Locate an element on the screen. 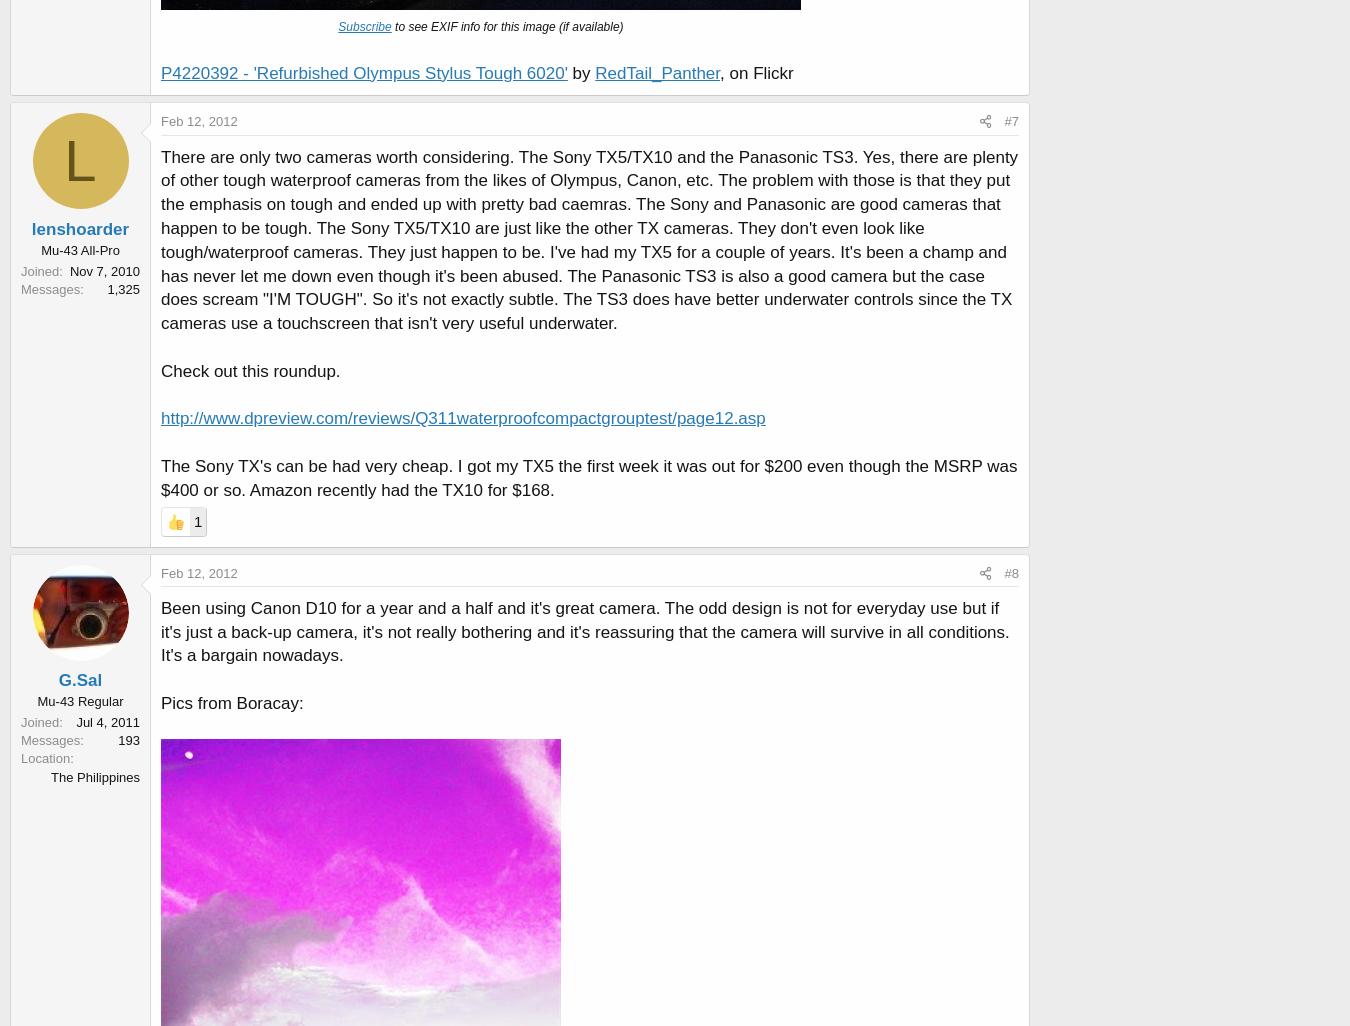 The width and height of the screenshot is (1350, 1026). '#8' is located at coordinates (1010, 571).